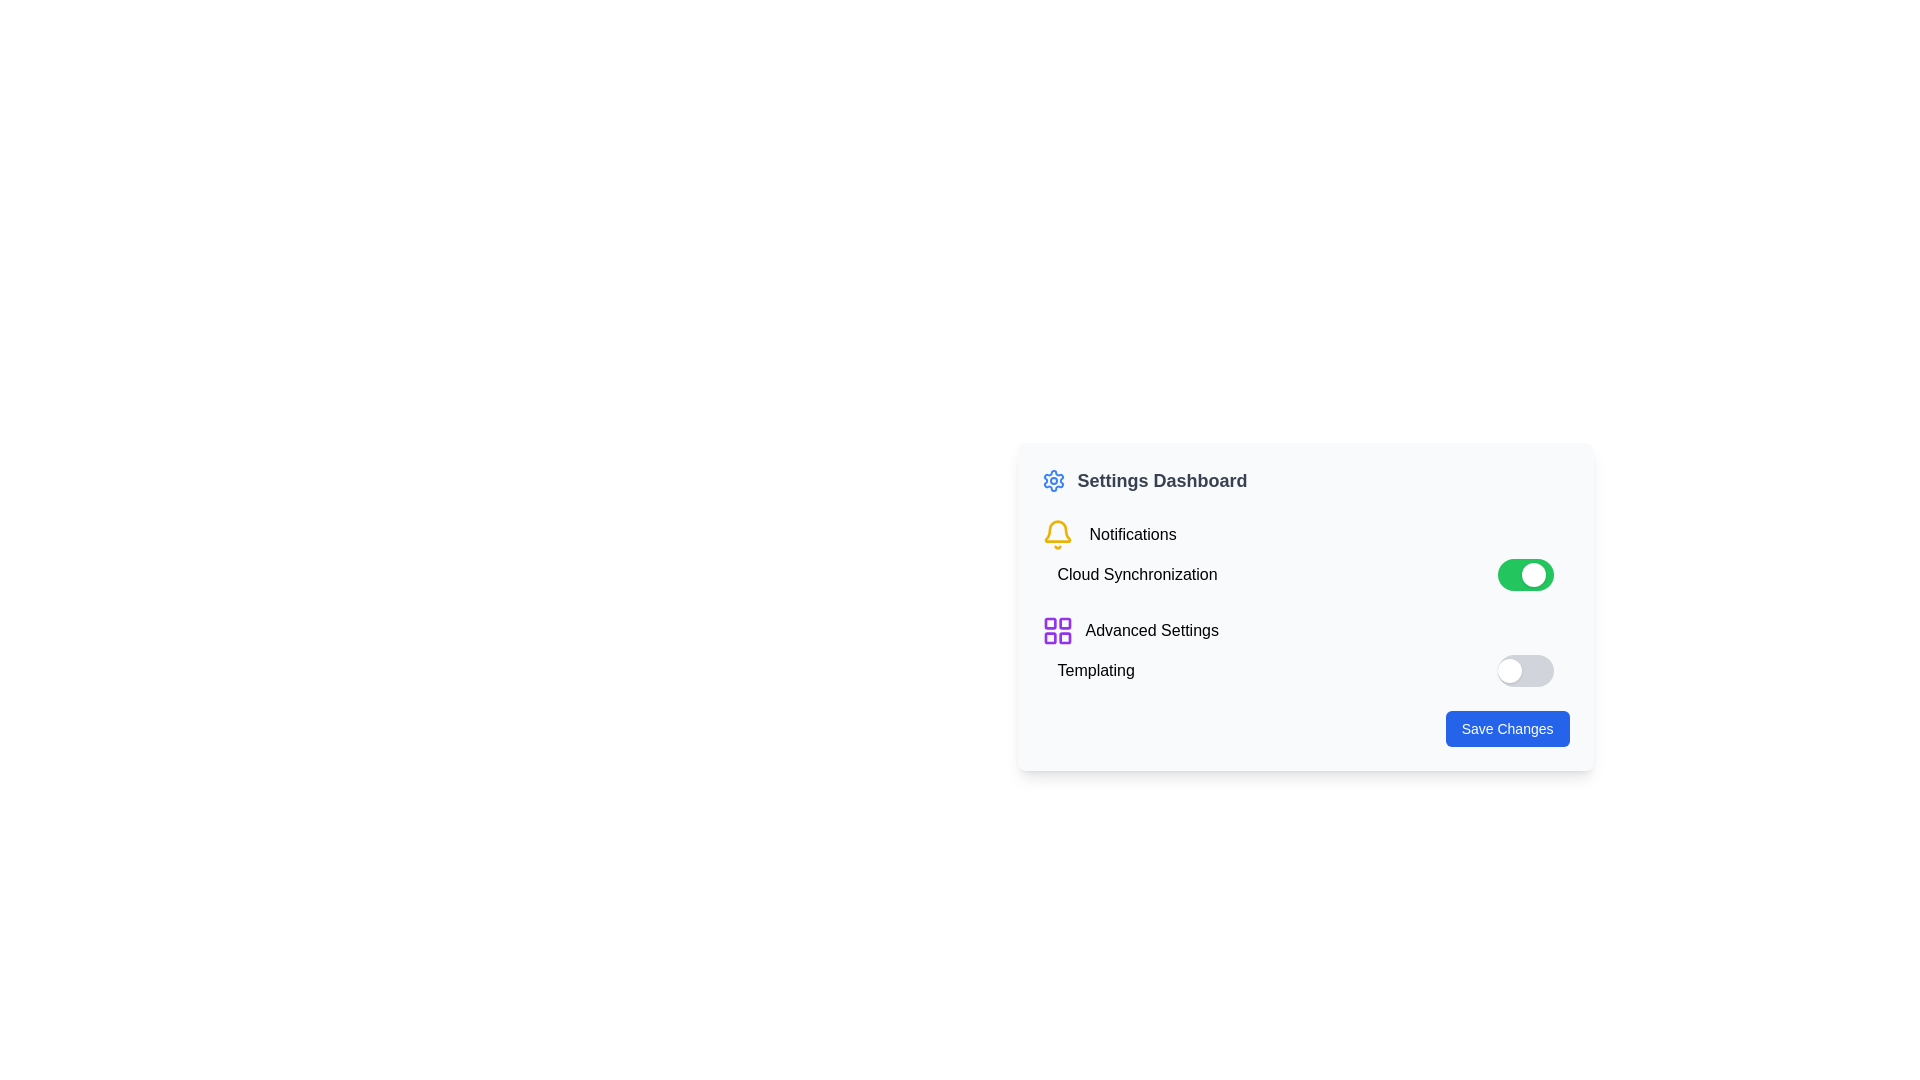 This screenshot has height=1080, width=1920. I want to click on the save changes button located in the bottom-right area of the settings panel to commit modifications, so click(1507, 729).